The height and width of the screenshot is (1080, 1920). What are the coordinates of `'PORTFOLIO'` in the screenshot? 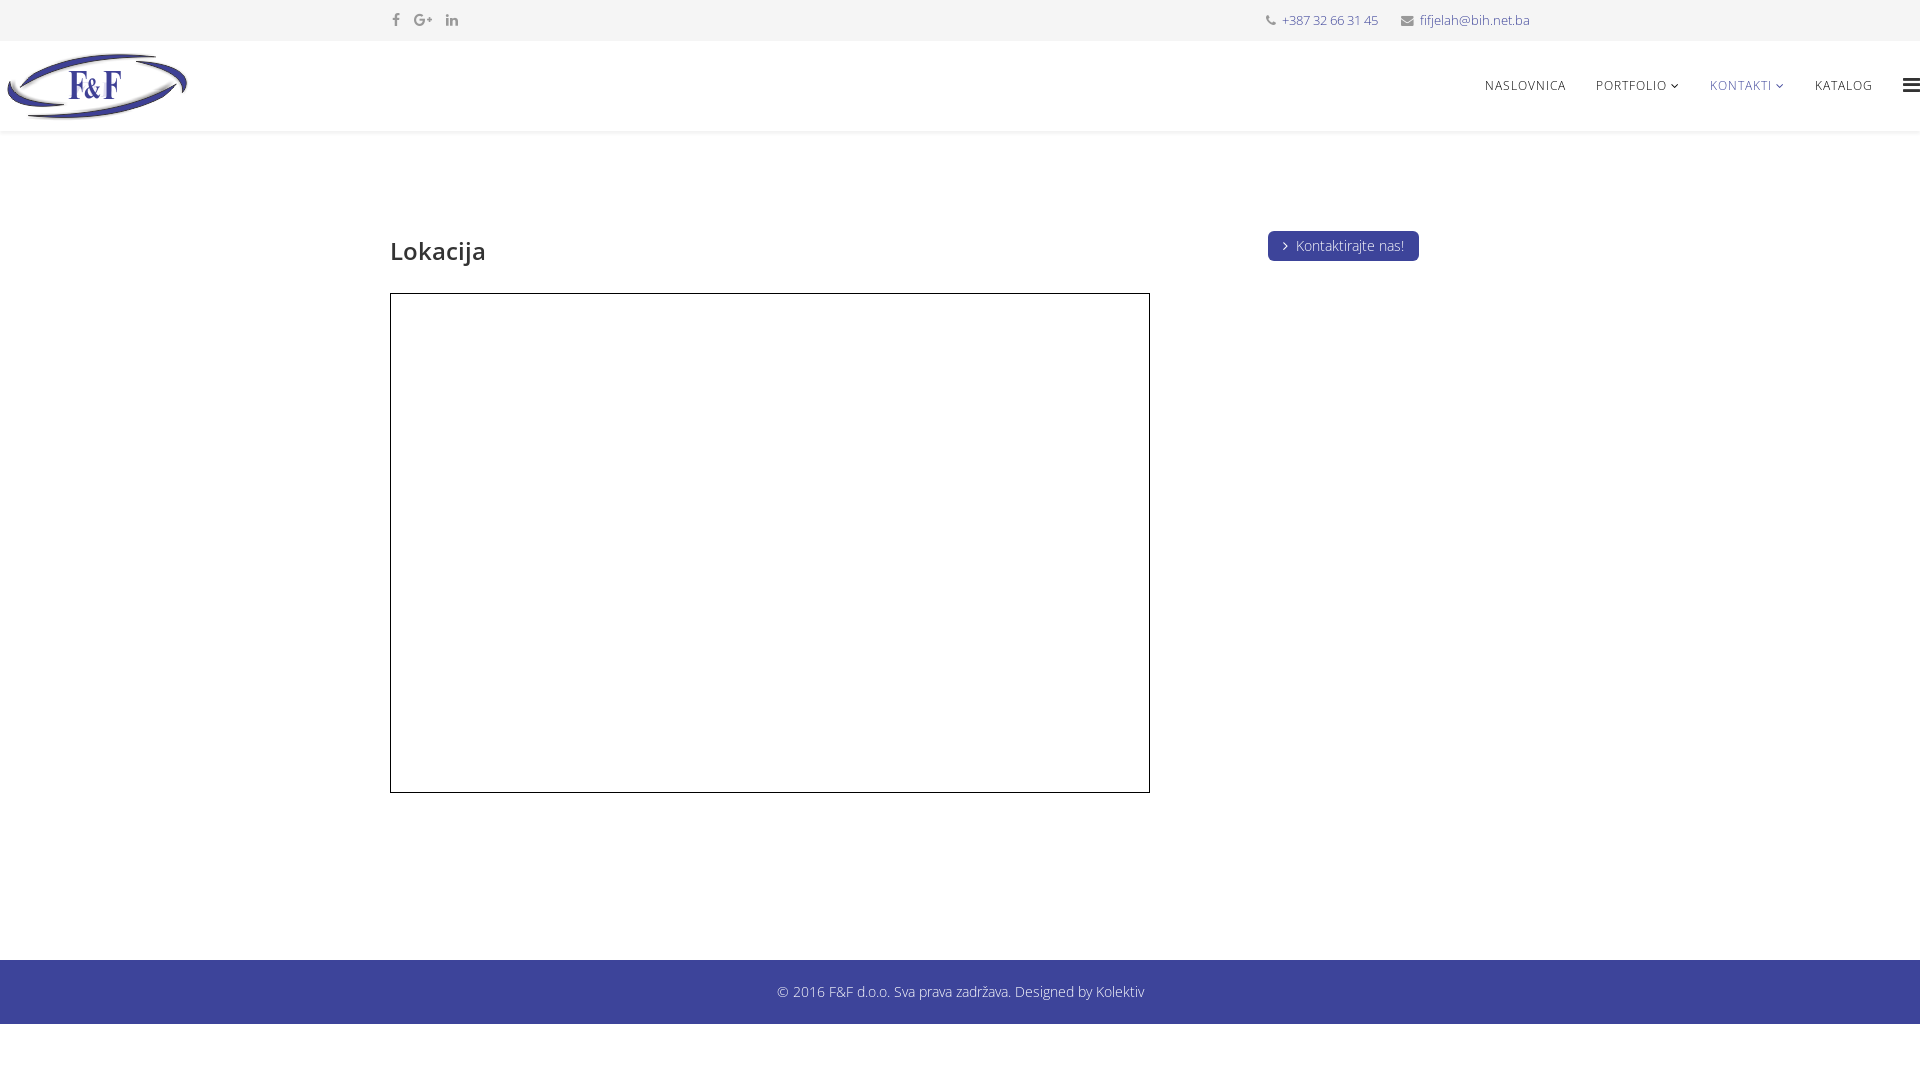 It's located at (1637, 84).